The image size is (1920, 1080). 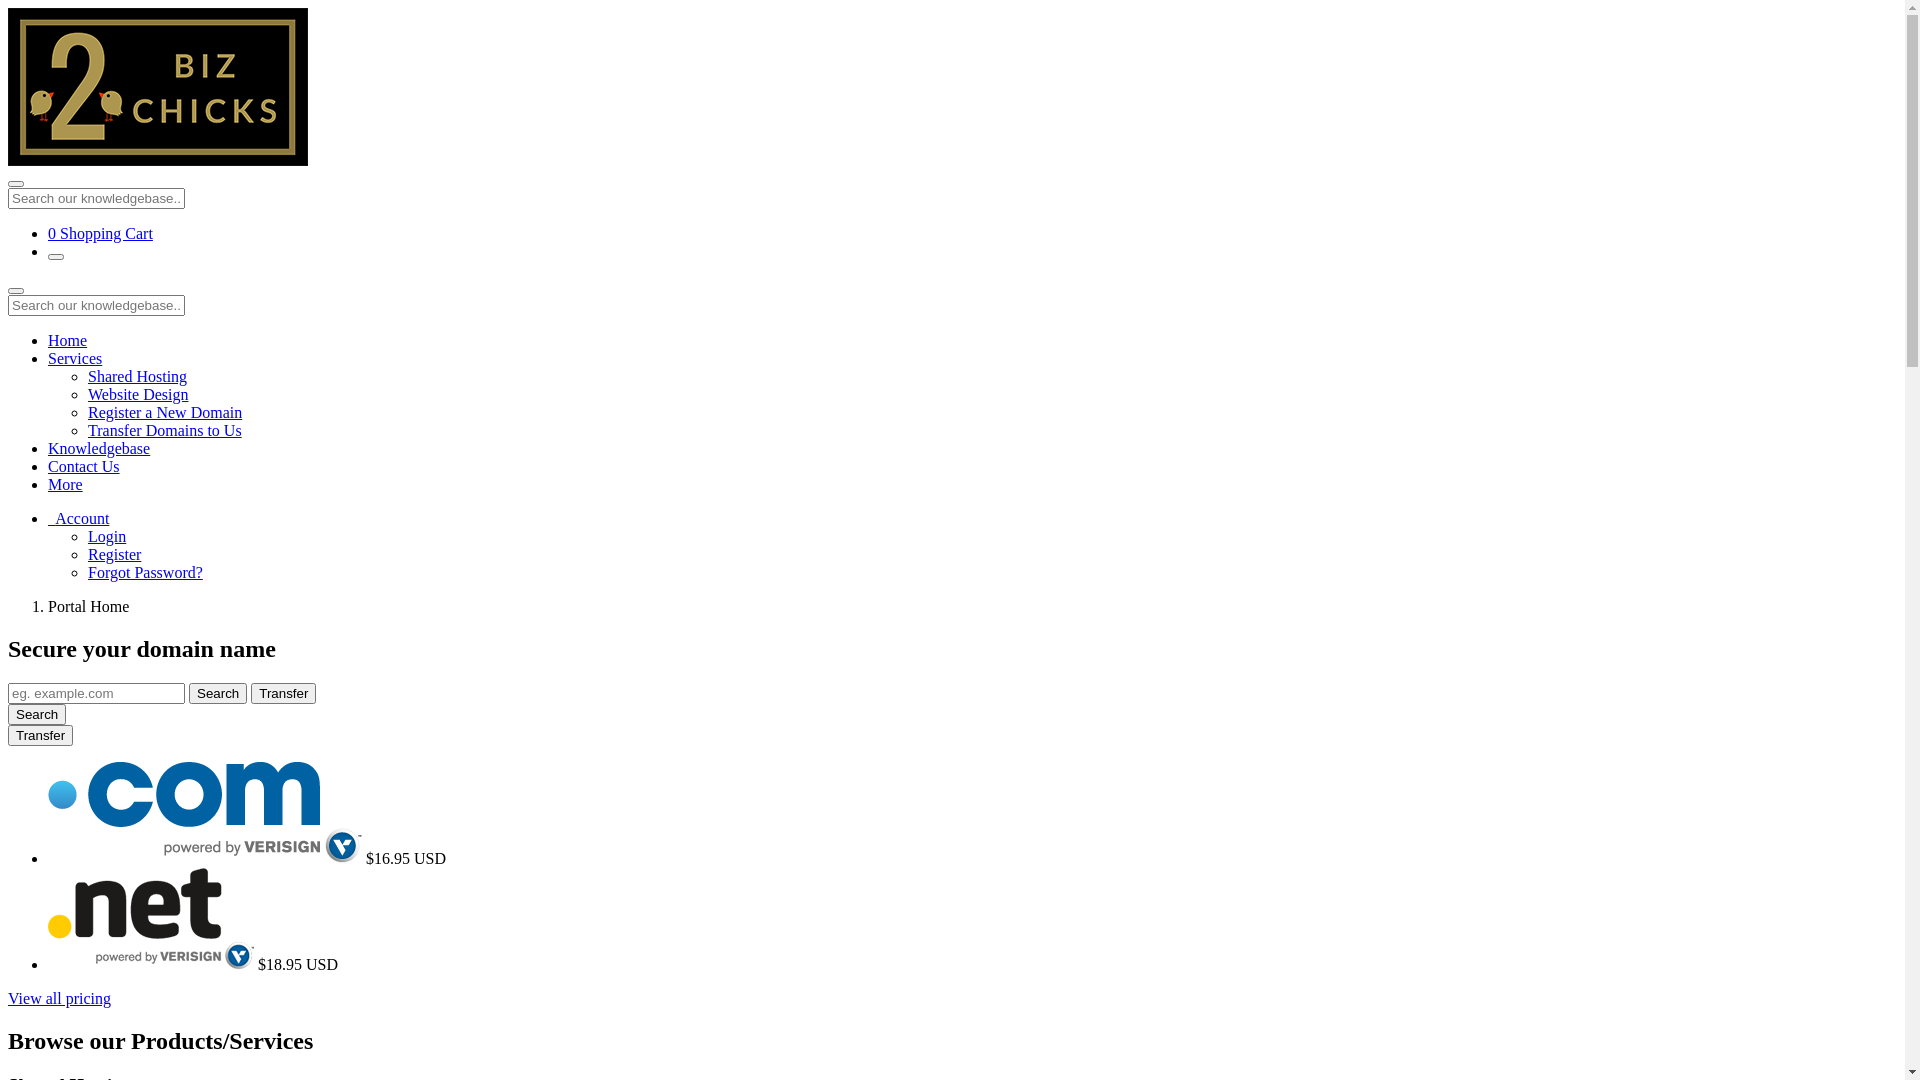 I want to click on 'Shared Hosting', so click(x=136, y=376).